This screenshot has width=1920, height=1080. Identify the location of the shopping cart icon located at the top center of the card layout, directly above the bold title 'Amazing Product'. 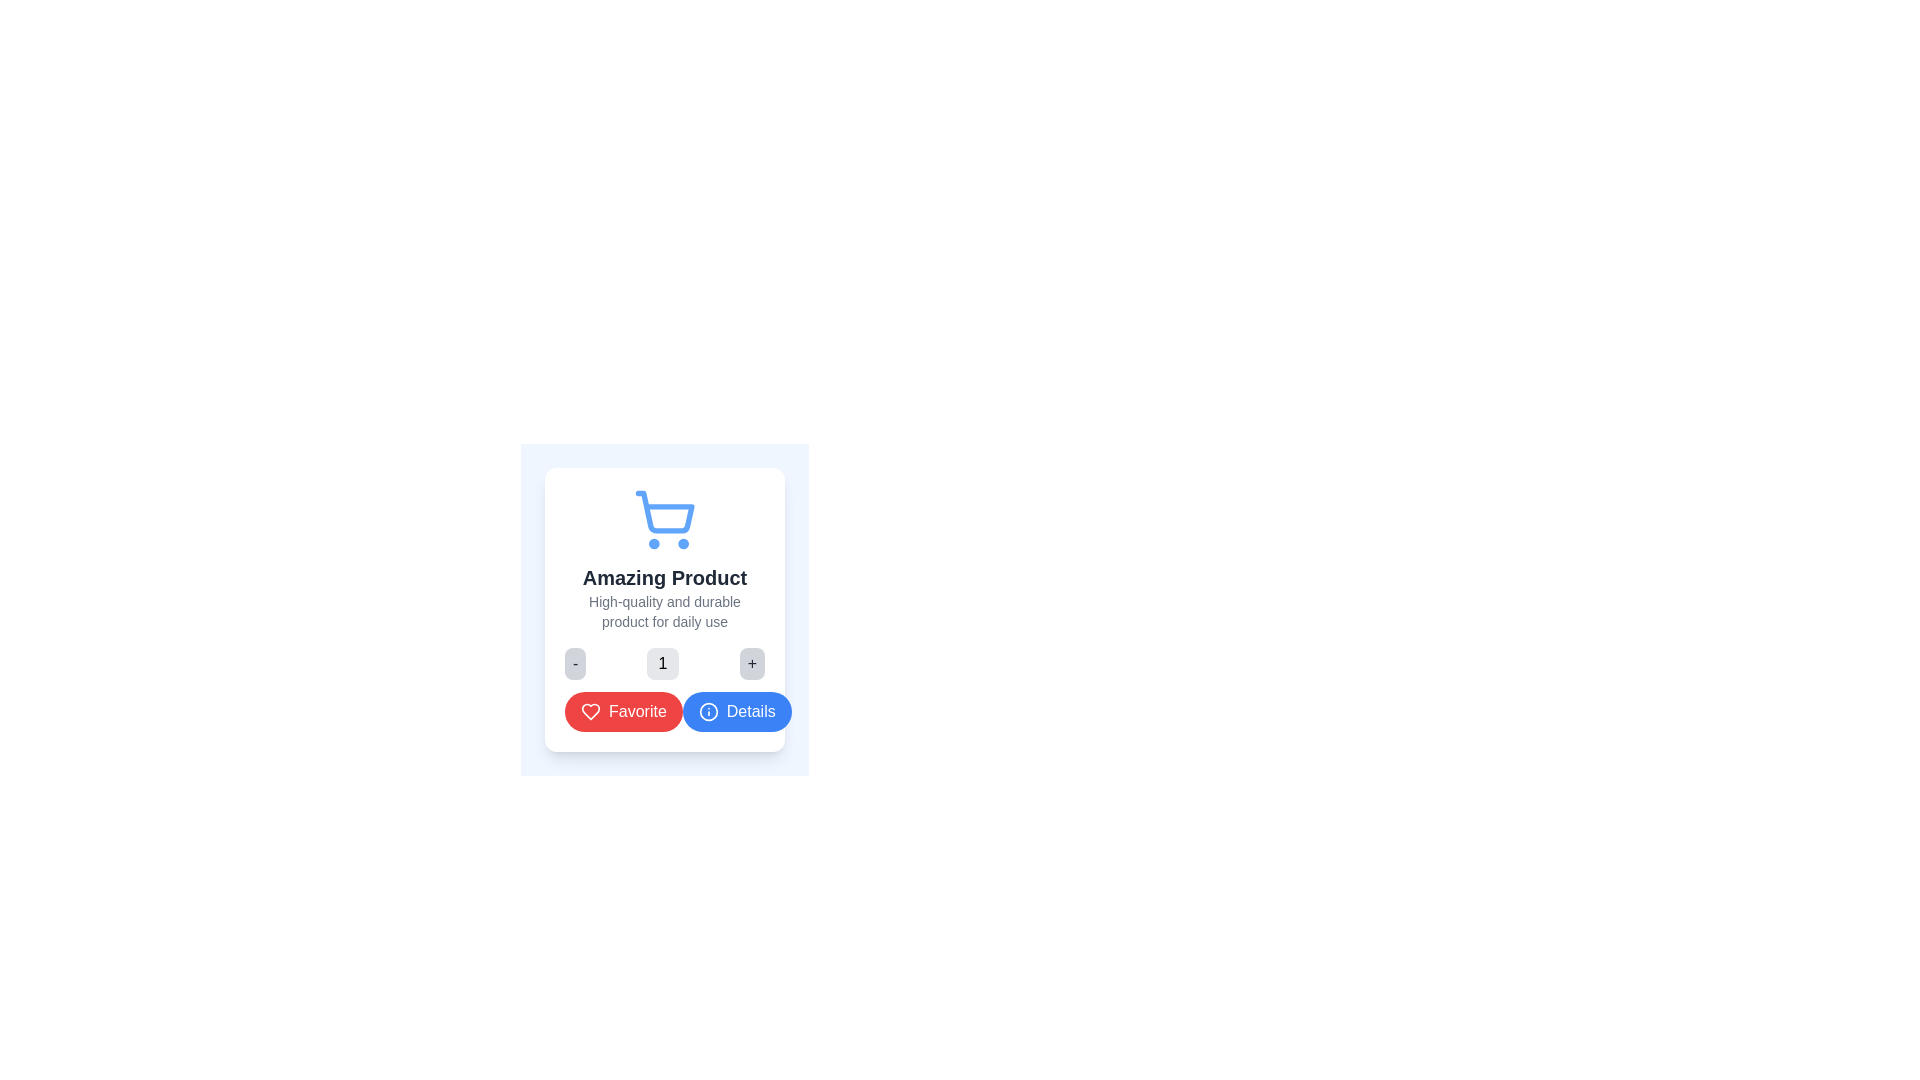
(665, 519).